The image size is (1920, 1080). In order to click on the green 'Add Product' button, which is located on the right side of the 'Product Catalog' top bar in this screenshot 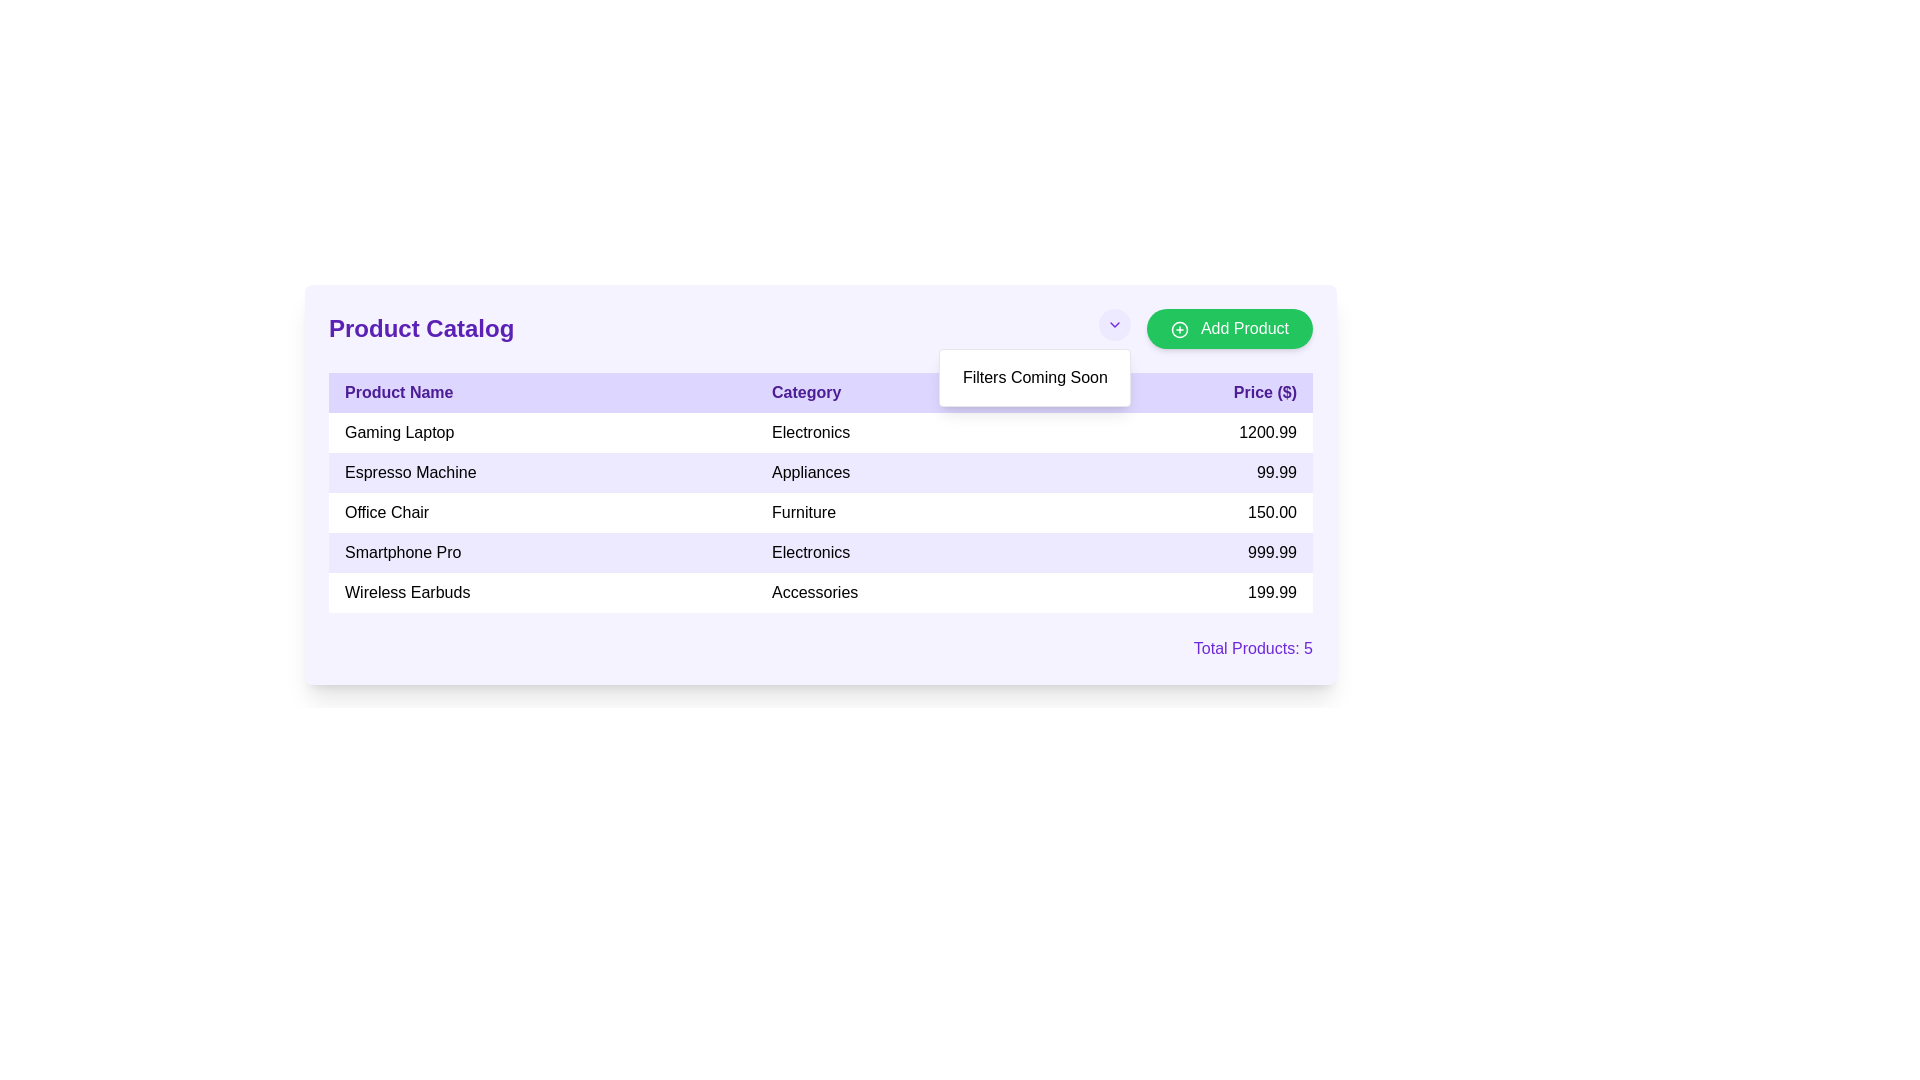, I will do `click(1205, 327)`.